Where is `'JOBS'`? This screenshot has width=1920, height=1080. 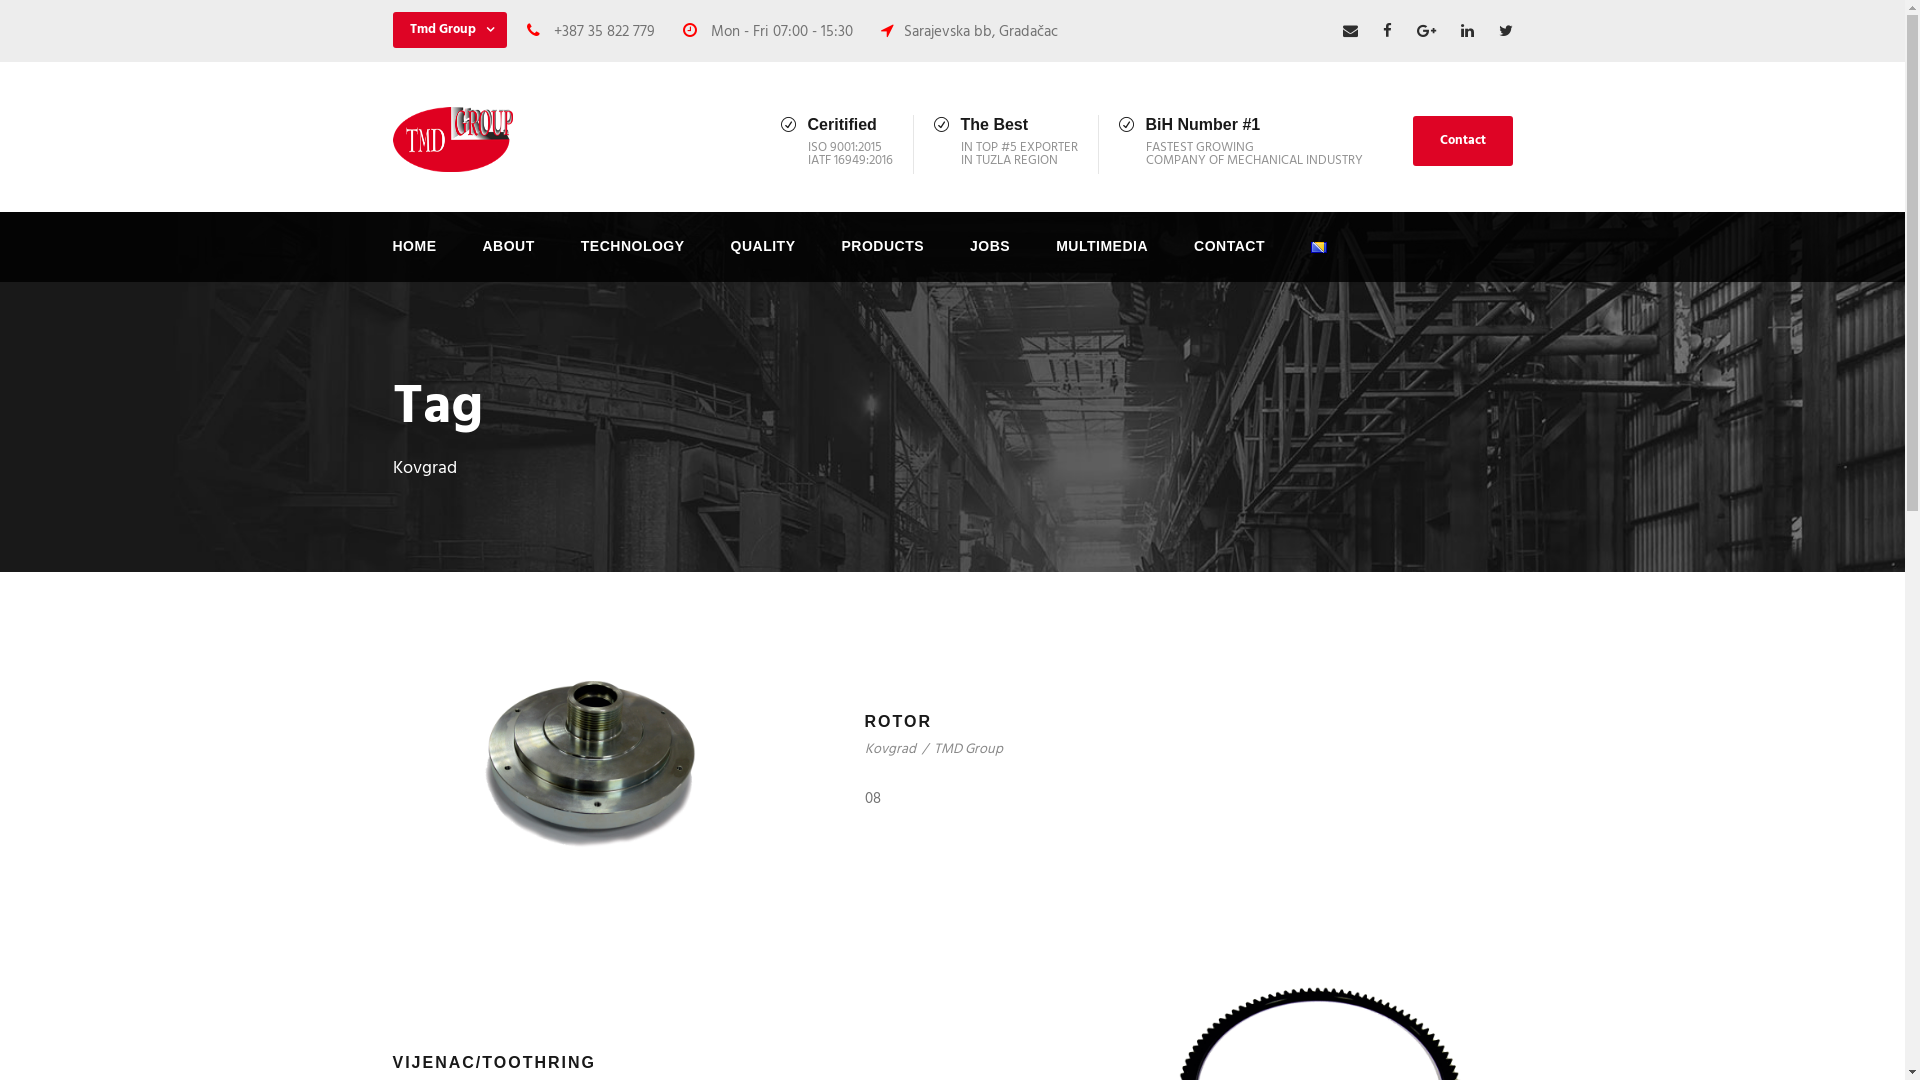
'JOBS' is located at coordinates (989, 257).